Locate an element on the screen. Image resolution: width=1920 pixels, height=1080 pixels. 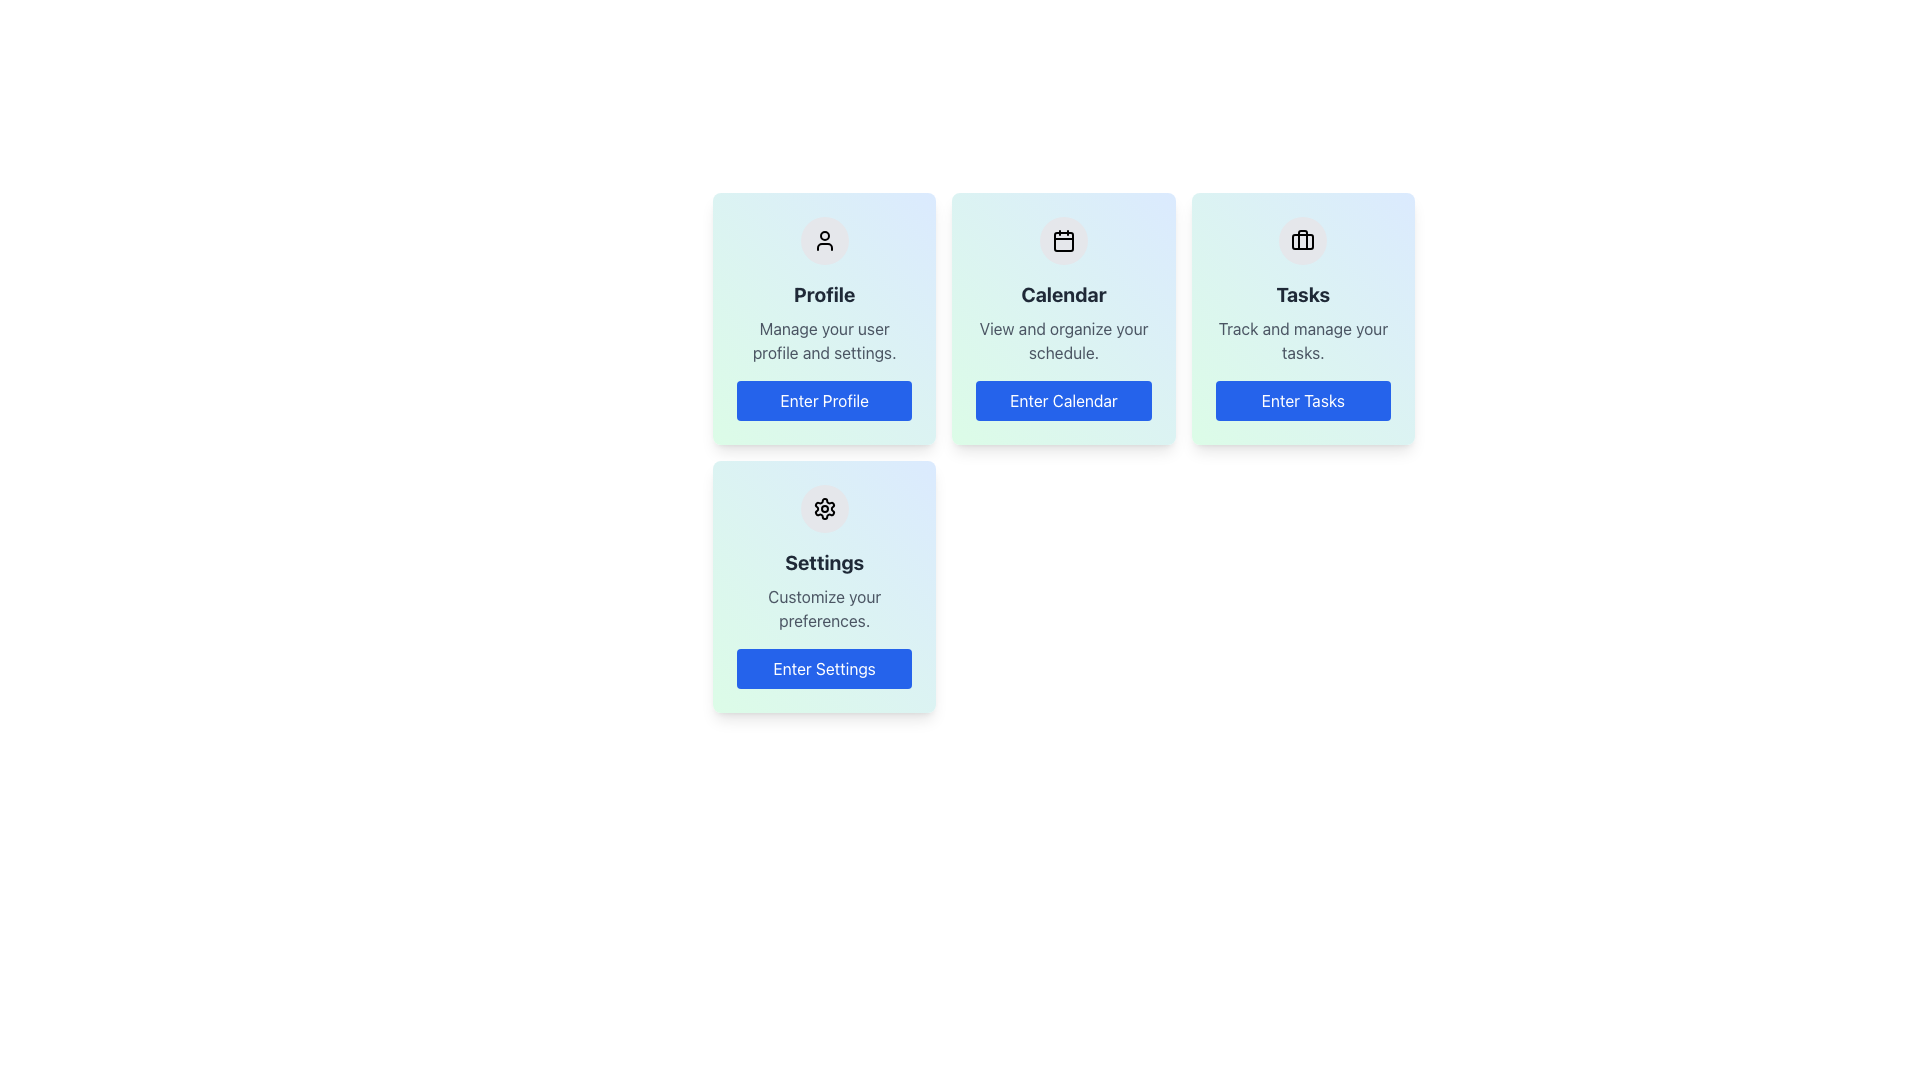
the 'Settings' text label, which is bold, large, and dark gray, located in the third card of the second row, above the subtitle 'Customize your preferences' and the 'Enter Settings' button is located at coordinates (824, 563).